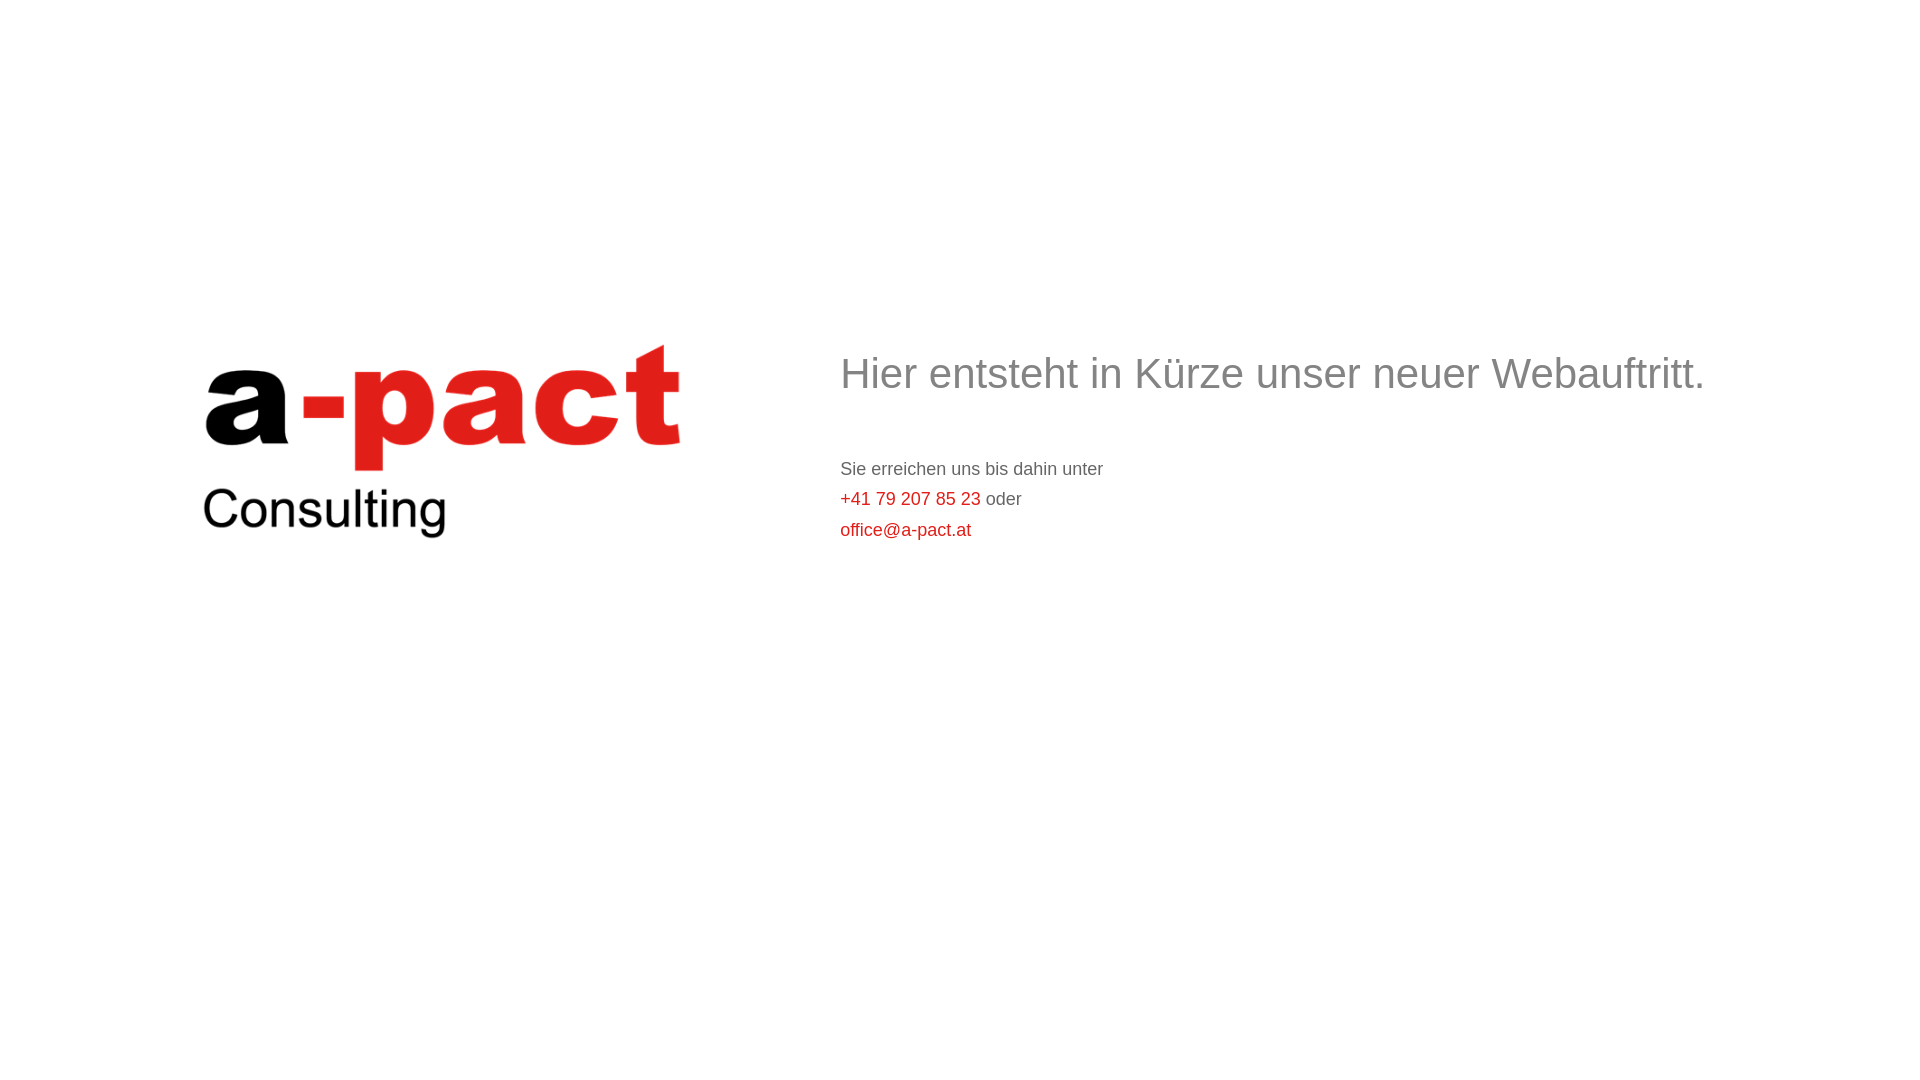 The height and width of the screenshot is (1080, 1920). What do you see at coordinates (435, 431) in the screenshot?
I see `'a-pact AT'` at bounding box center [435, 431].